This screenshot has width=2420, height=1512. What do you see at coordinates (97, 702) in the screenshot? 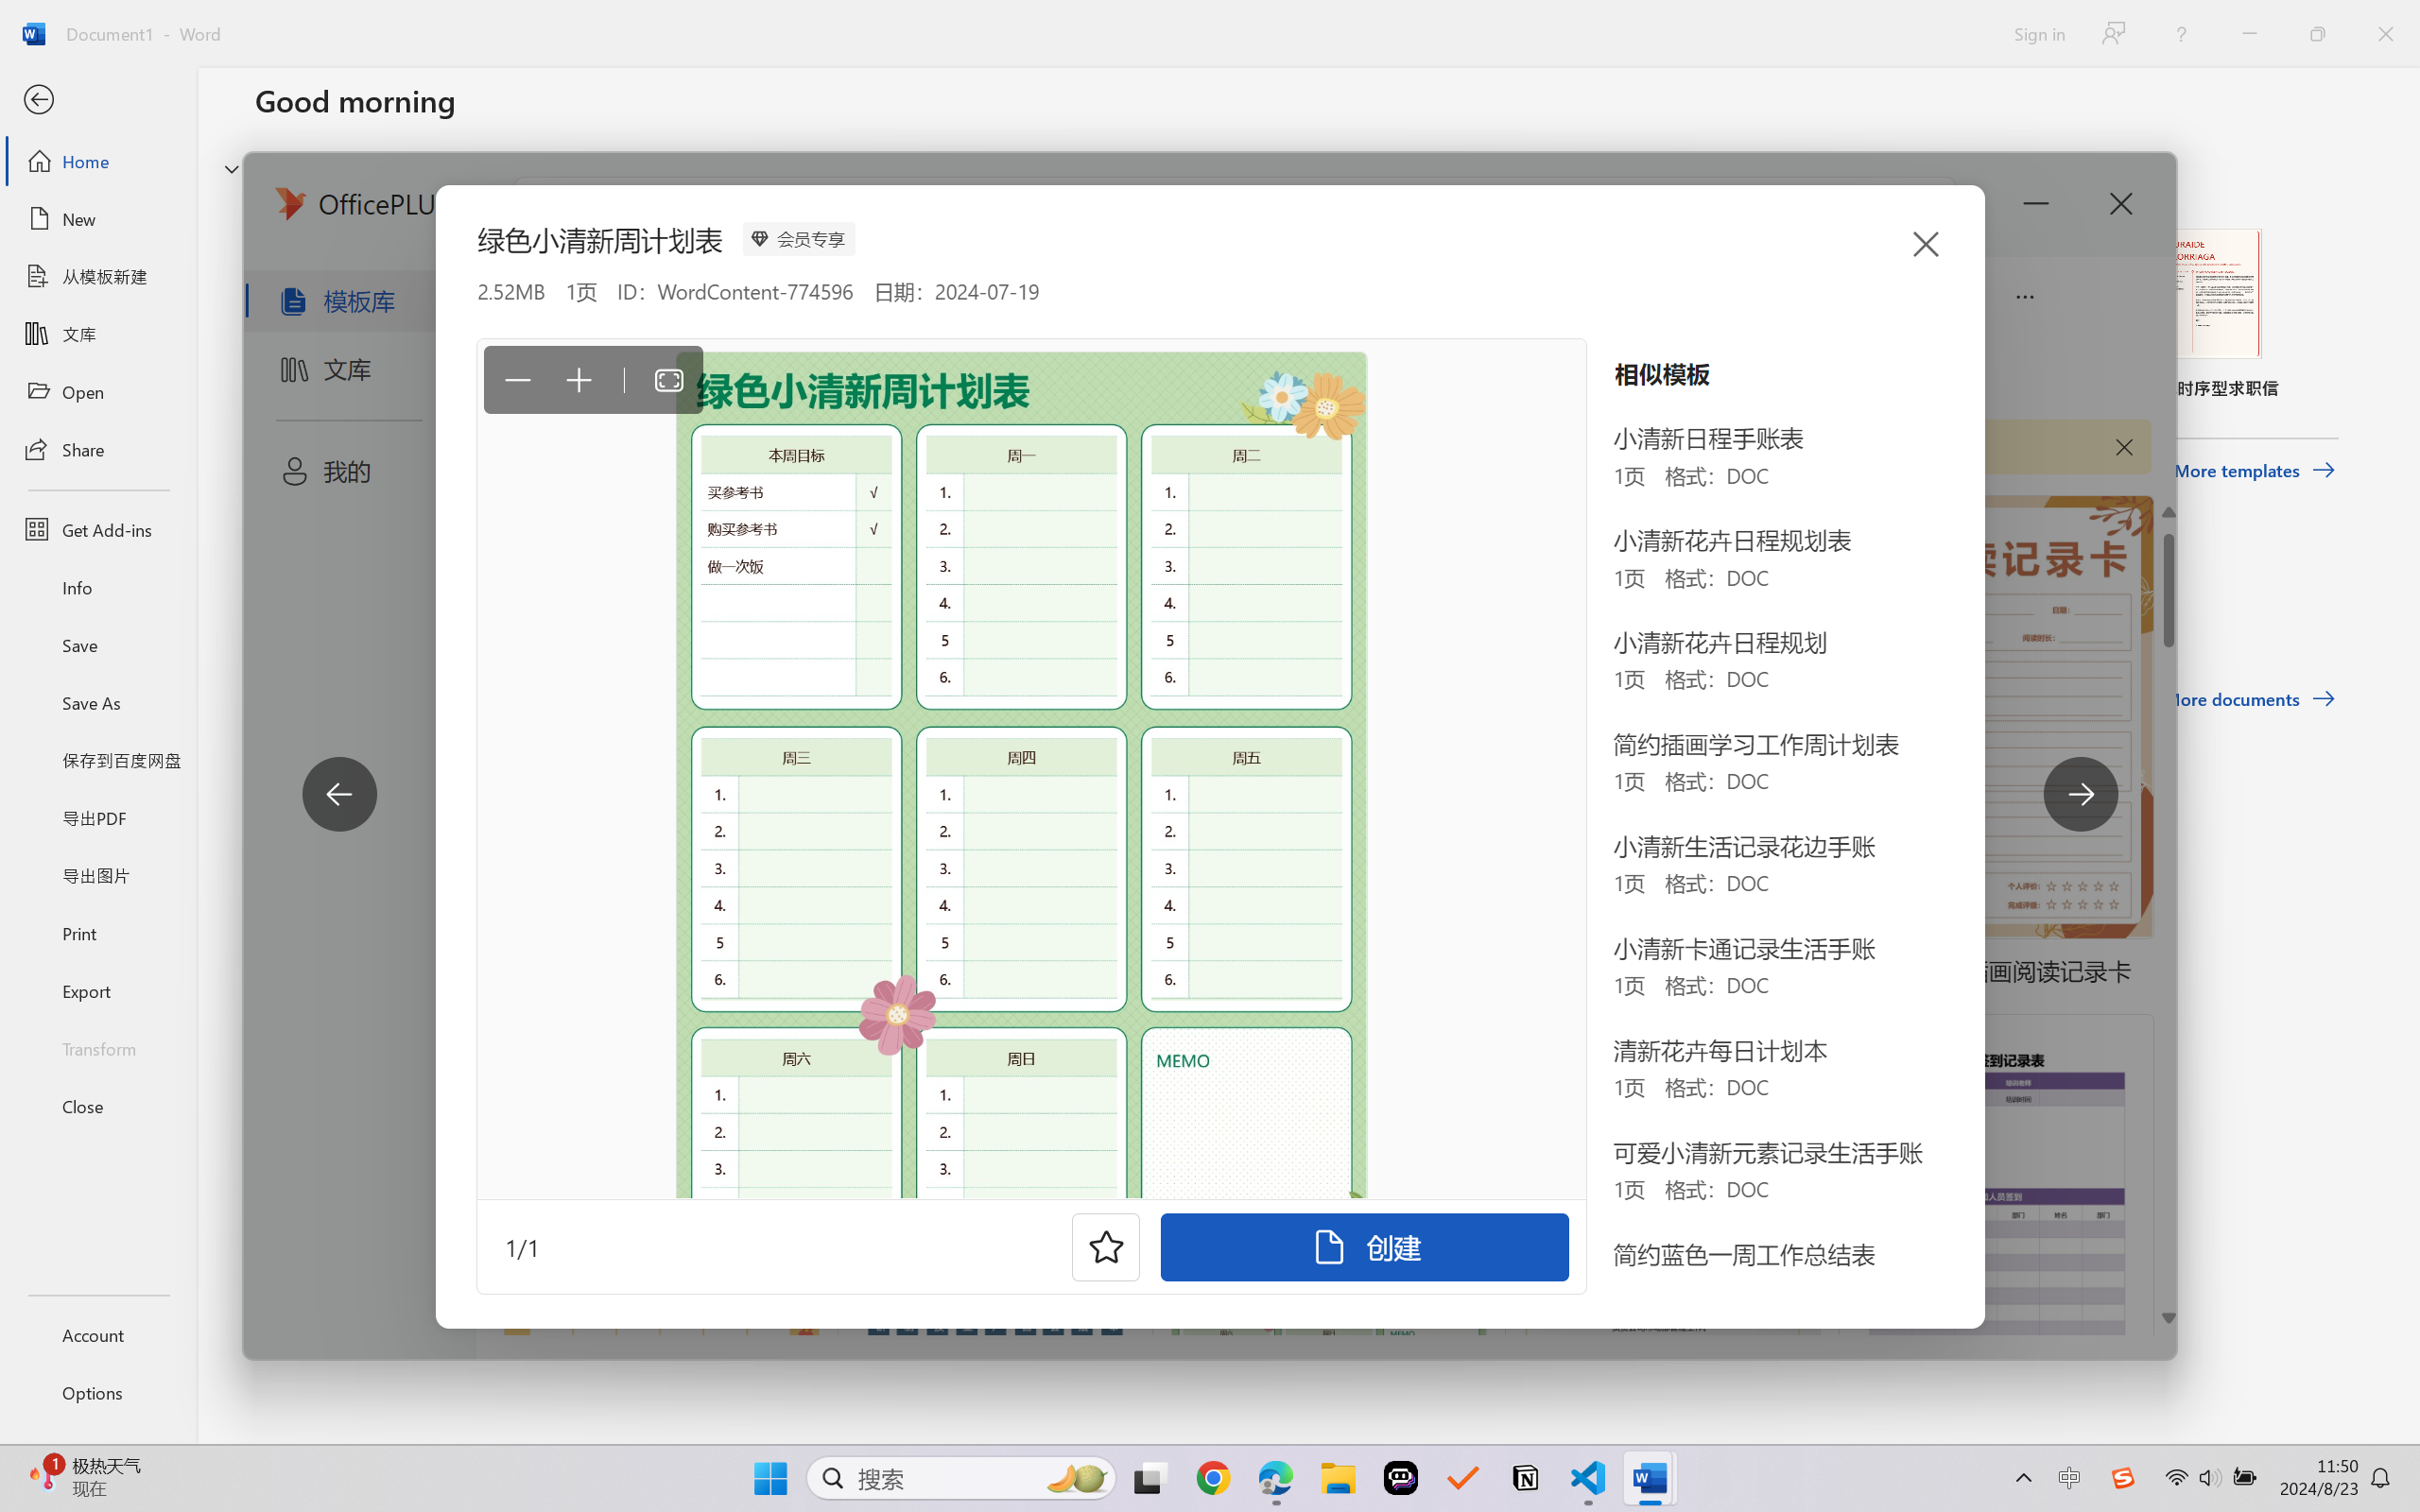
I see `'Save As'` at bounding box center [97, 702].